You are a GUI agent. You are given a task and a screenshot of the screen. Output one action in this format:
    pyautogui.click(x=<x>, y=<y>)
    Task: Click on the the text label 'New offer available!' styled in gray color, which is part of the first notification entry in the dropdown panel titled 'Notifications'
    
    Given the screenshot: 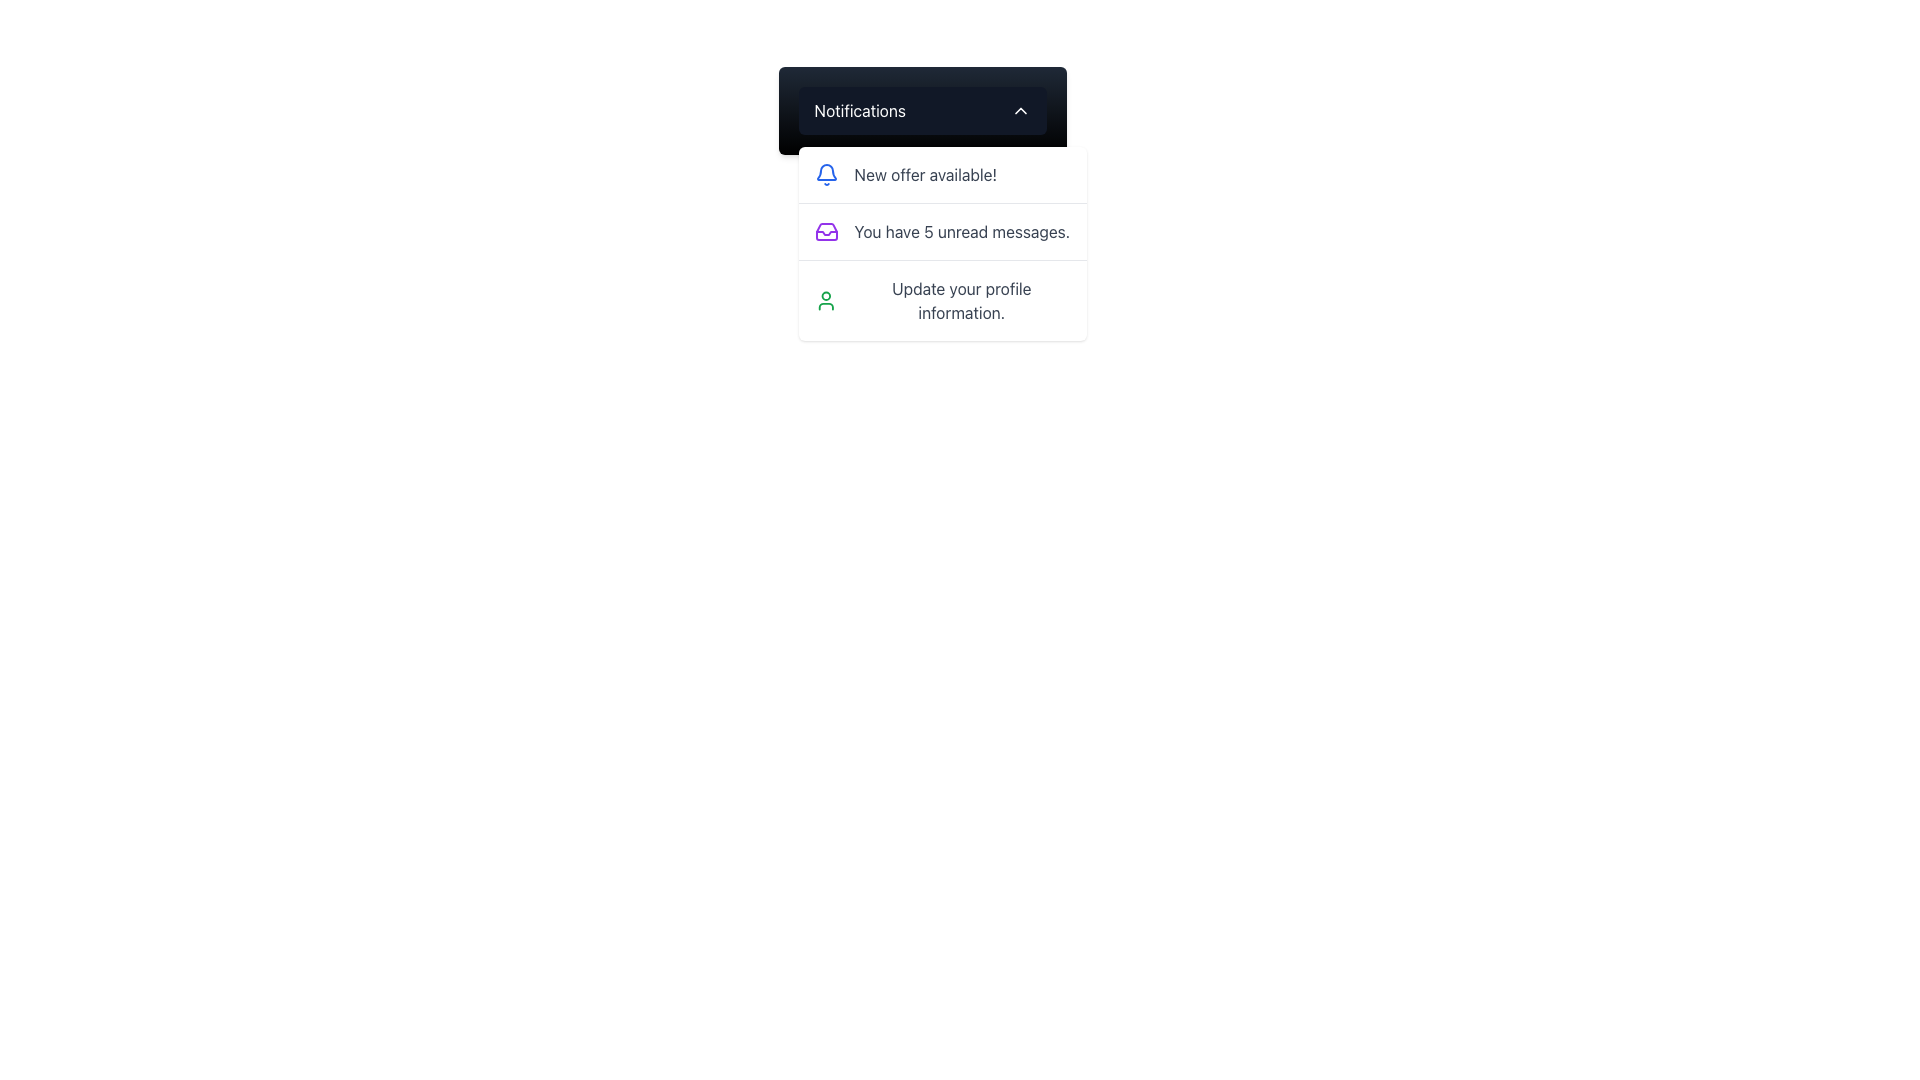 What is the action you would take?
    pyautogui.click(x=924, y=173)
    